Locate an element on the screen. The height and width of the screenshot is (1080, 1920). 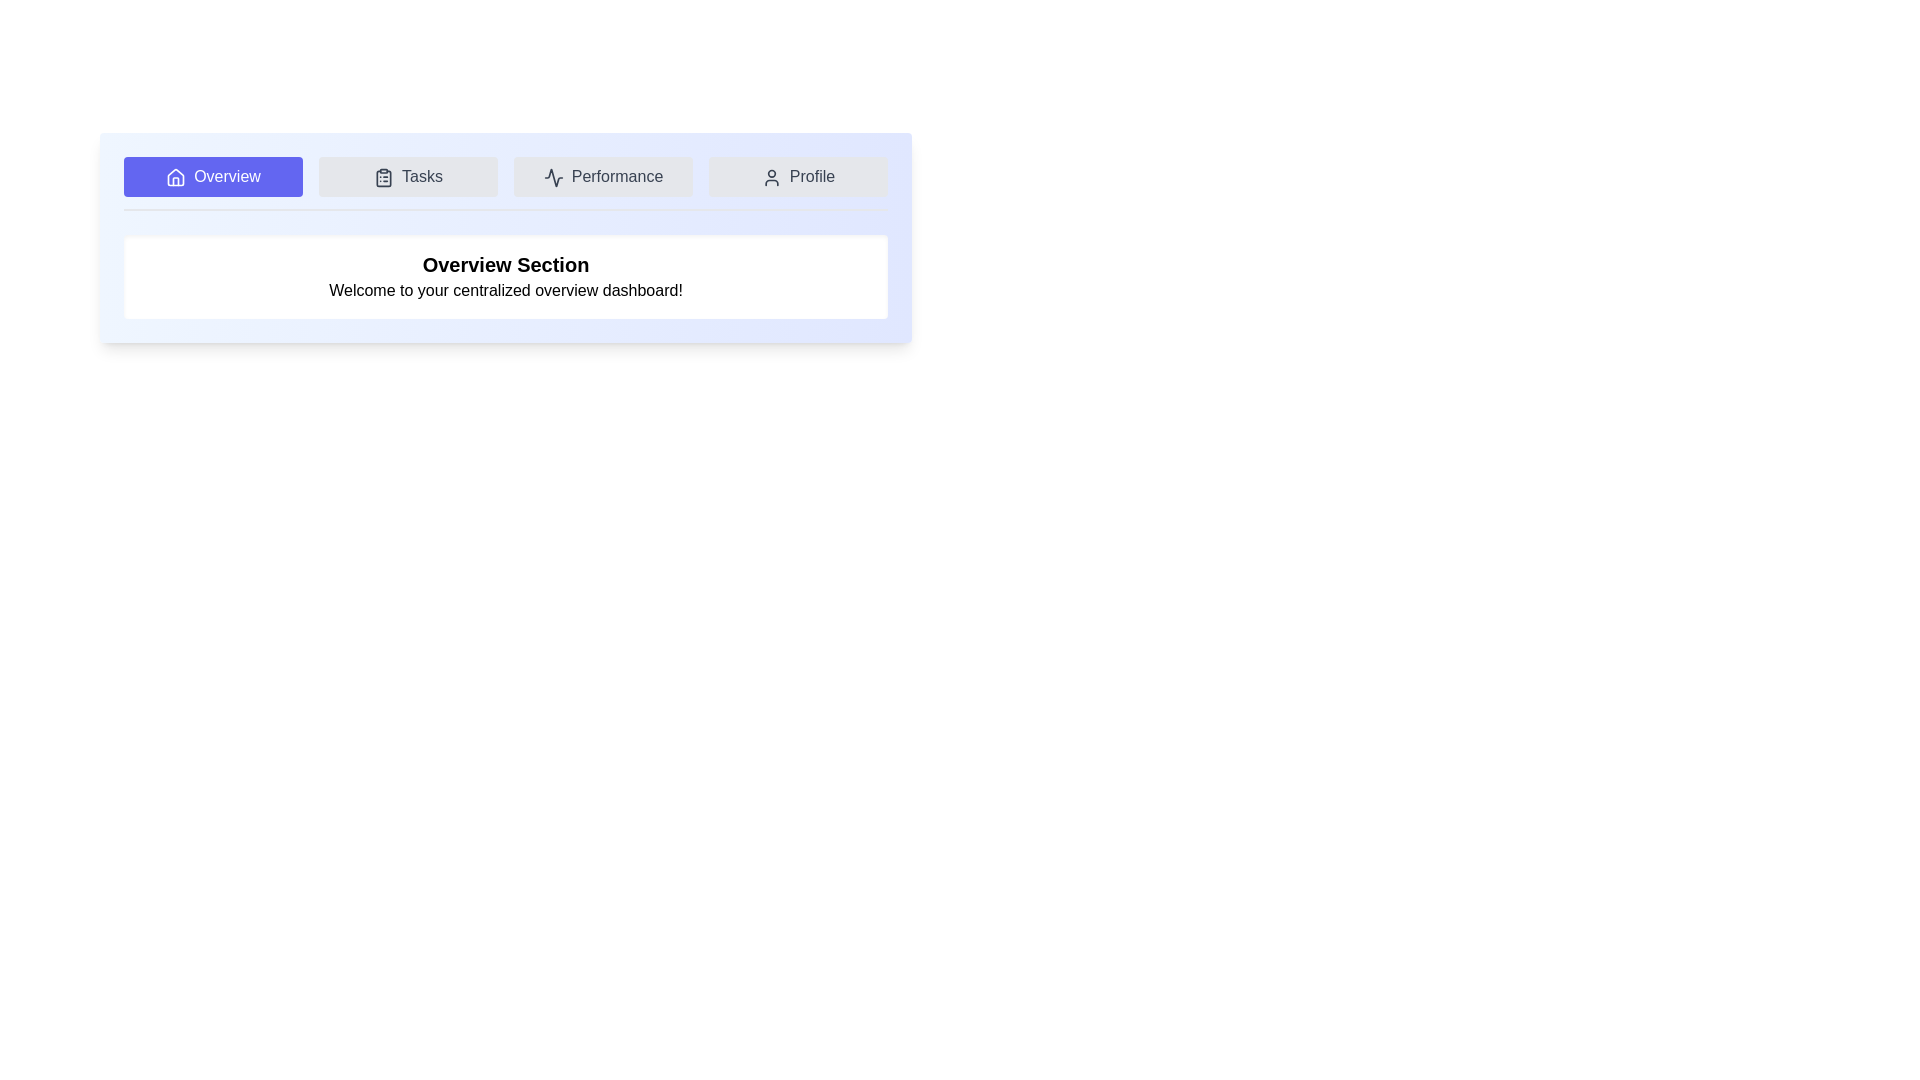
the first button in the horizontal navigation bar at the top-left section of the interface is located at coordinates (213, 176).